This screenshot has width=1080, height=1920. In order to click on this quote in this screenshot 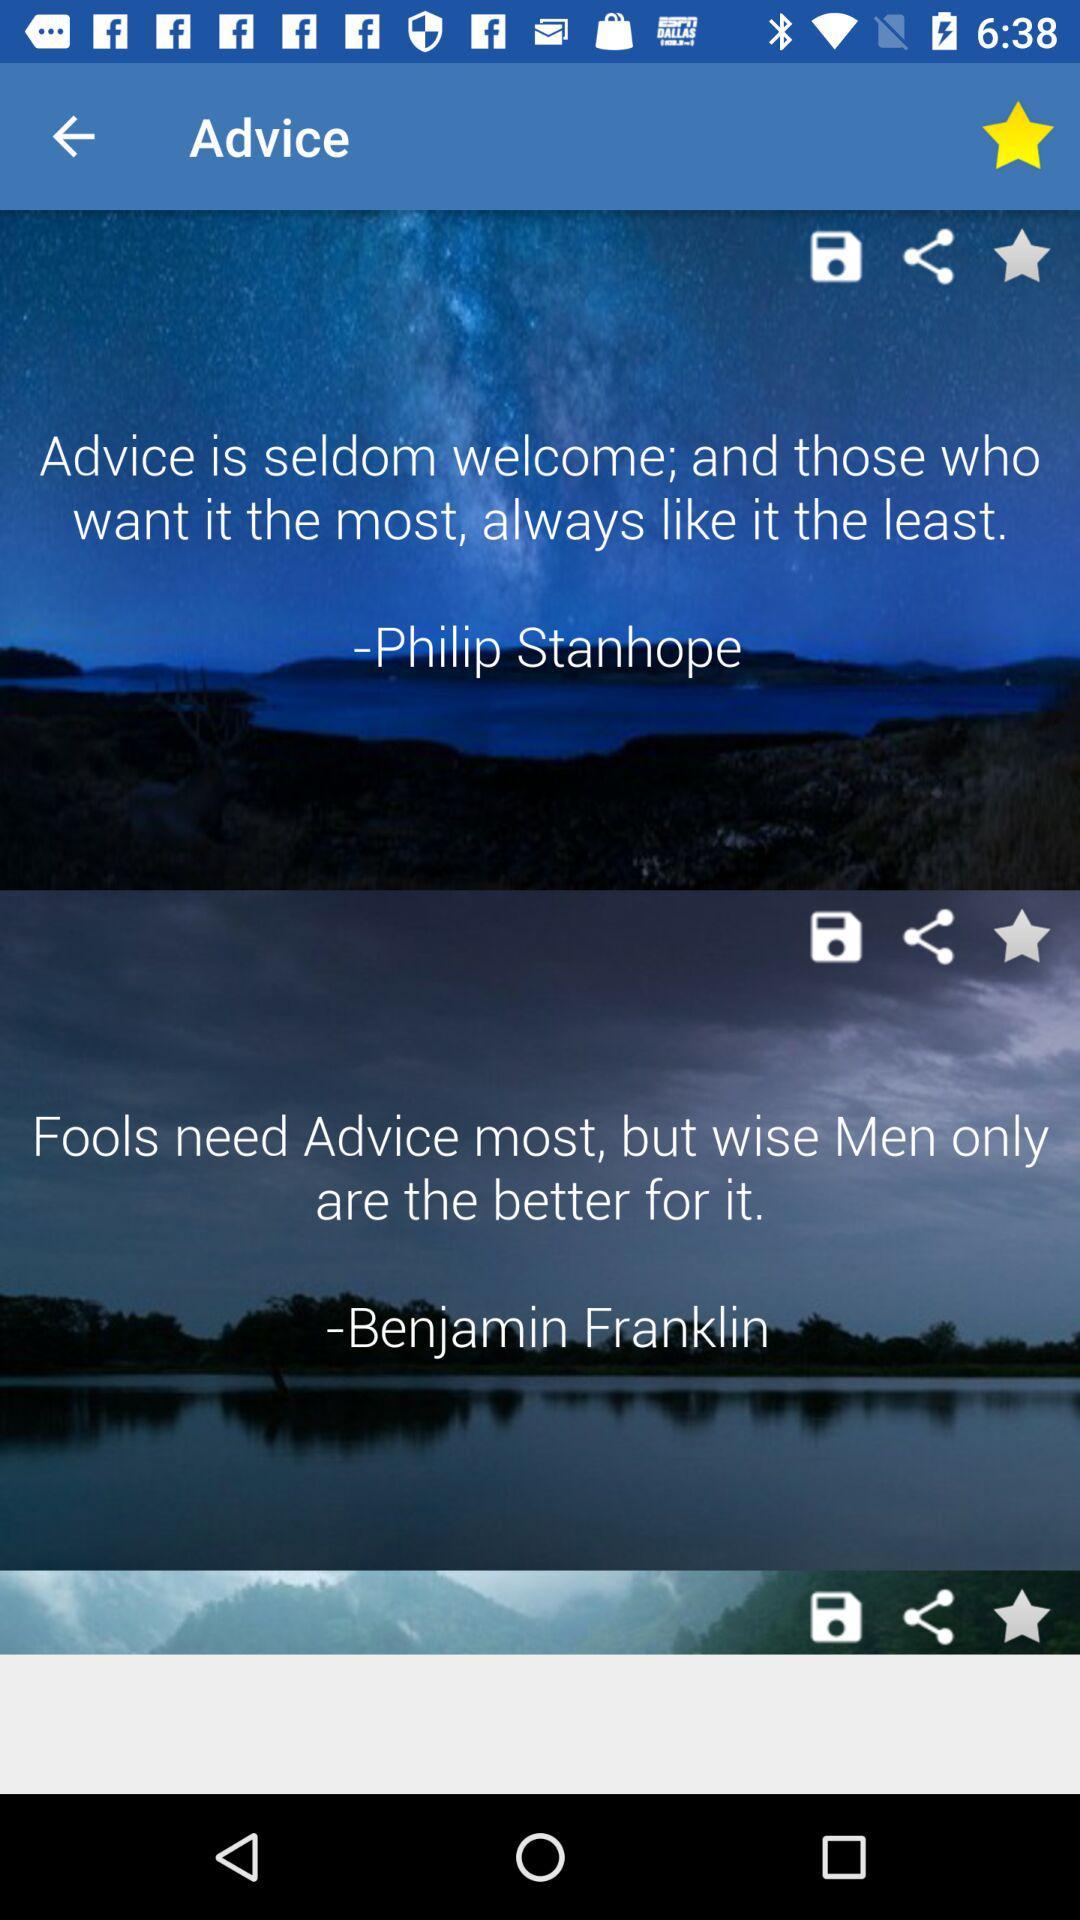, I will do `click(1020, 1617)`.